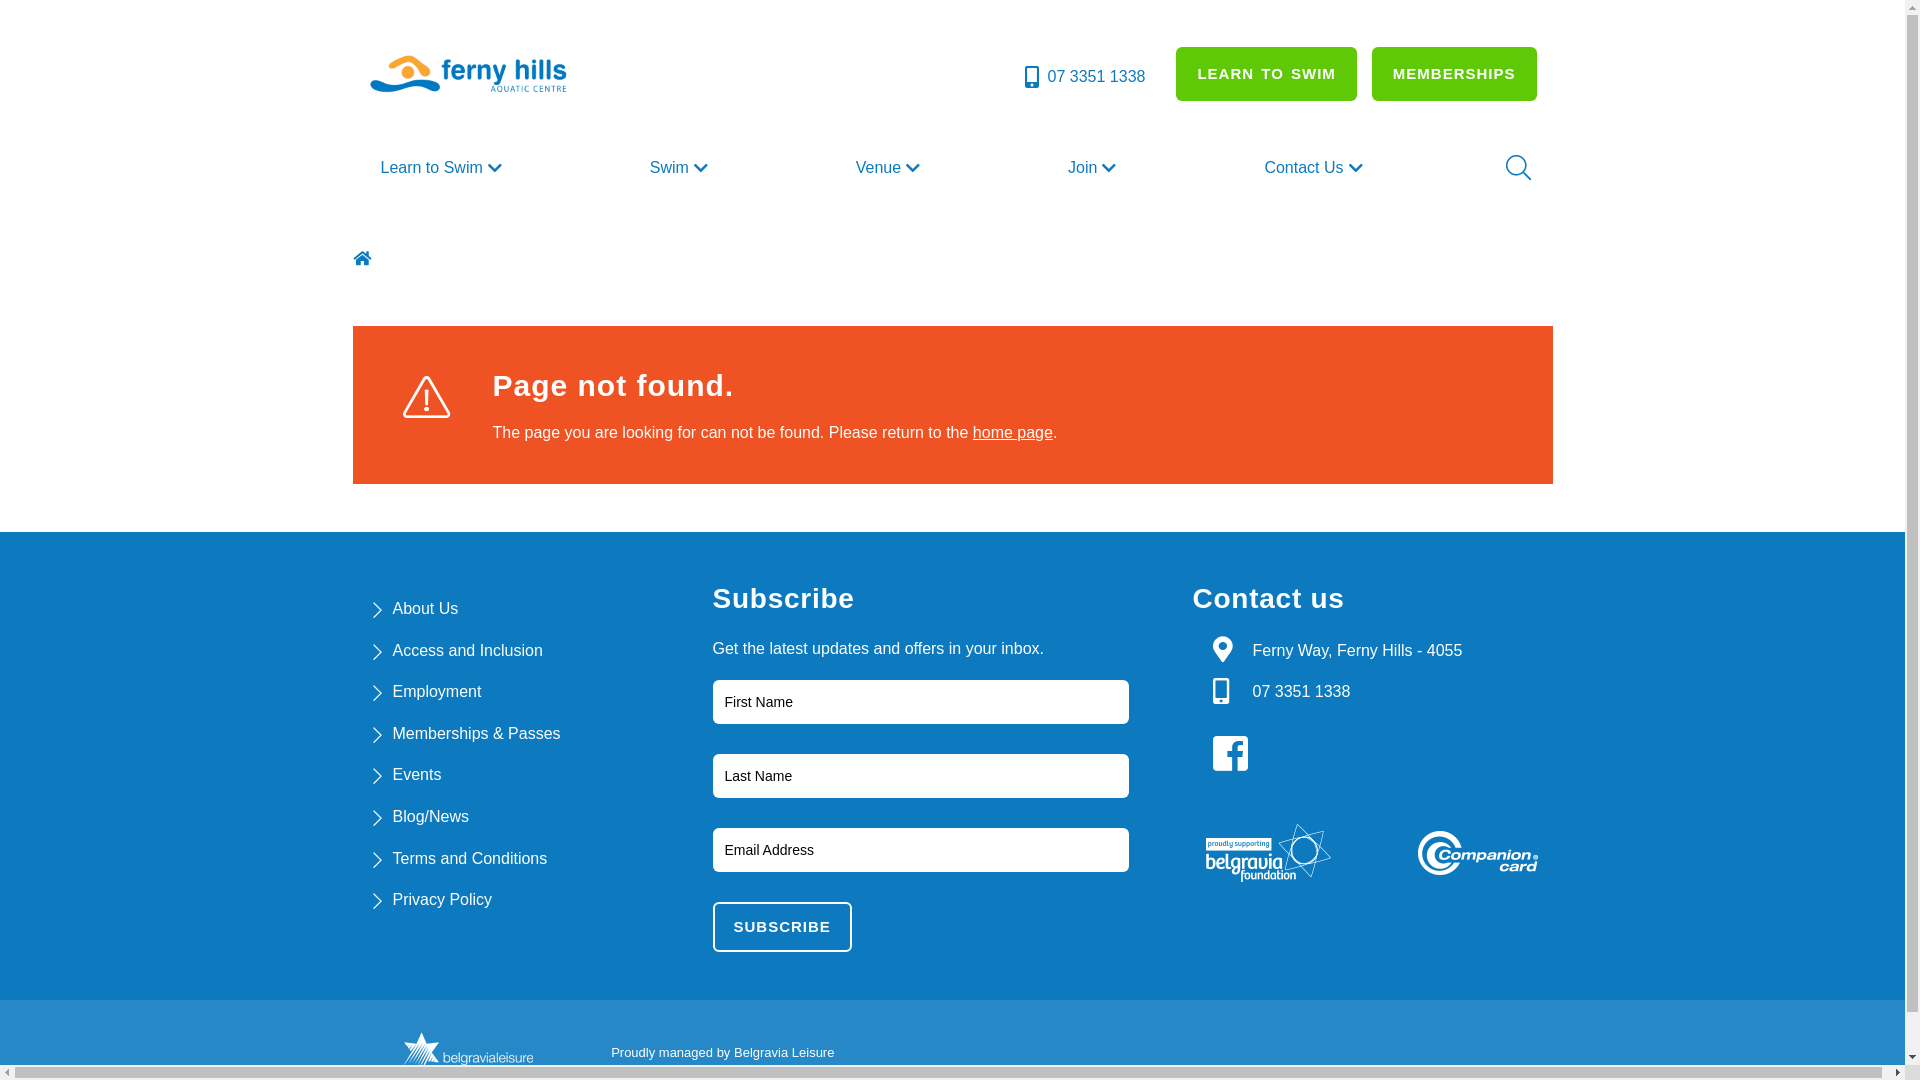 Image resolution: width=1920 pixels, height=1080 pixels. I want to click on 'Terms and Conditions', so click(468, 857).